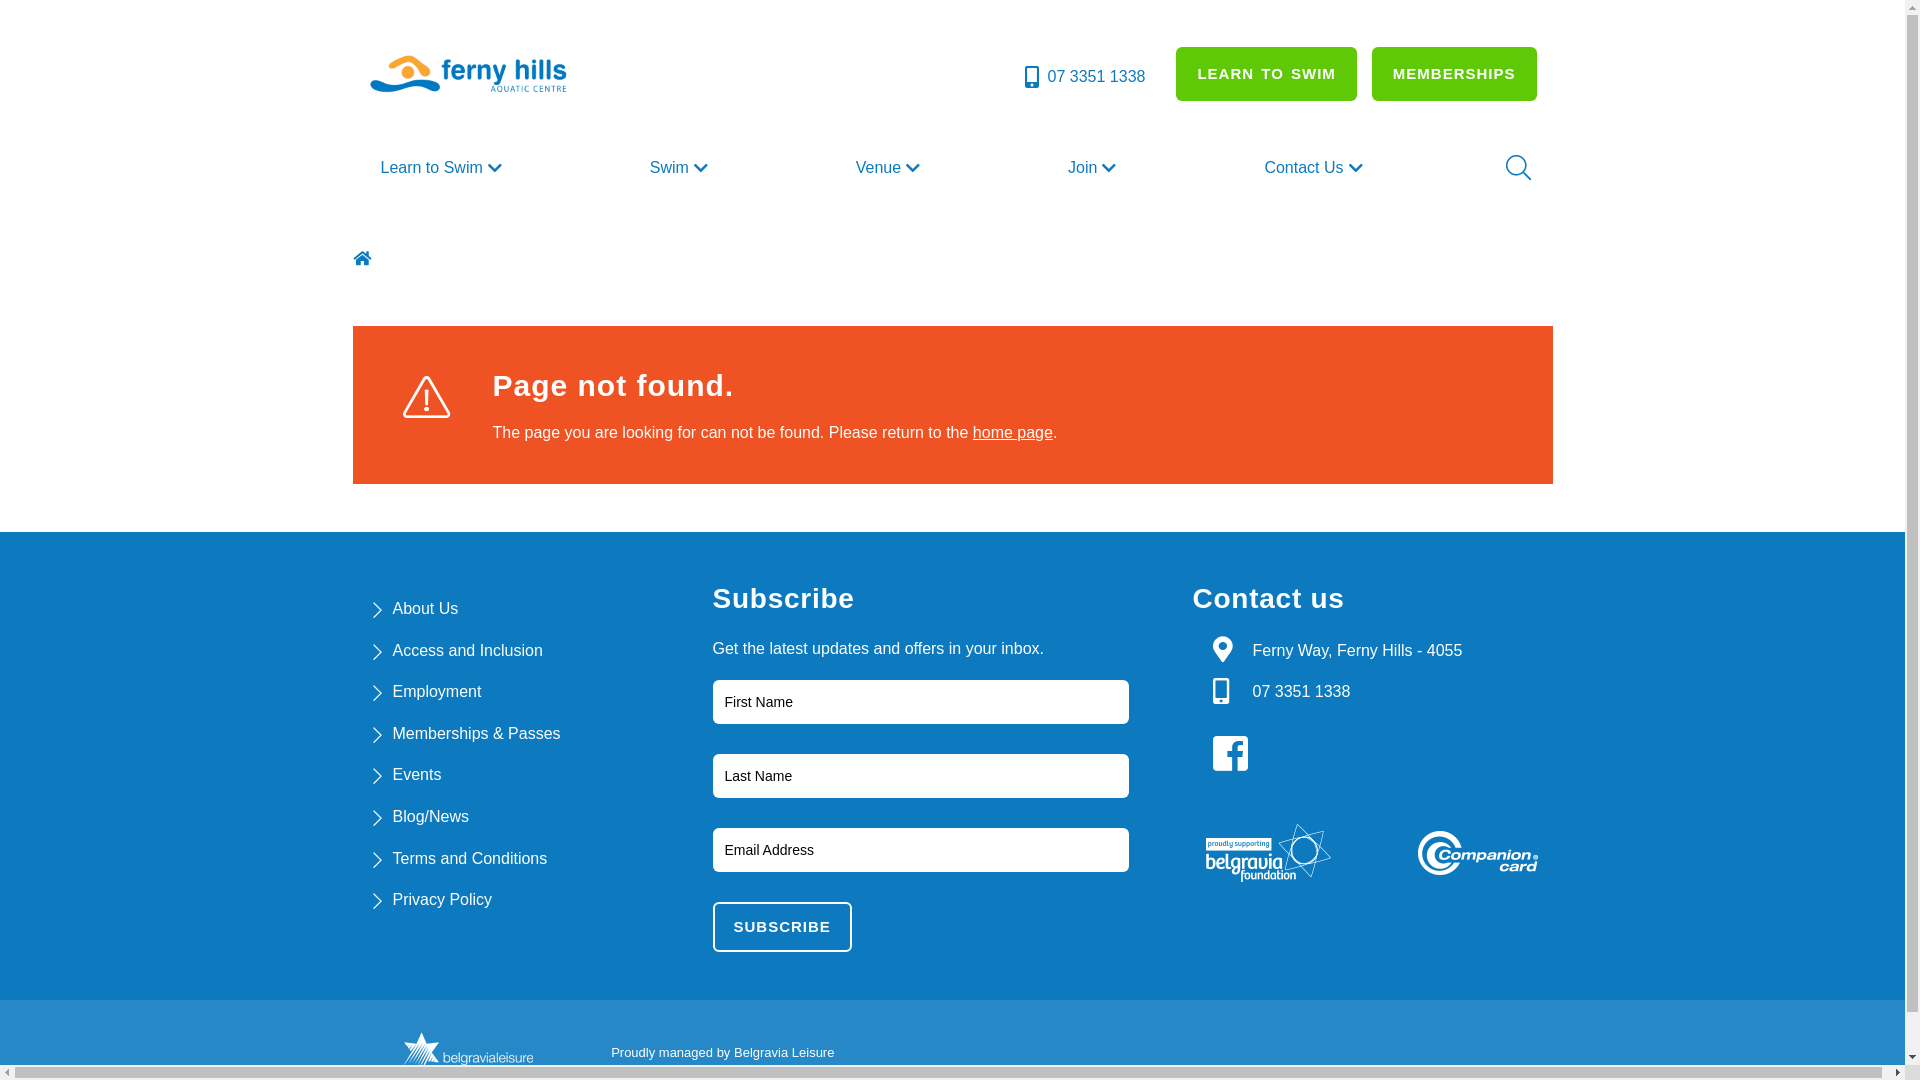 Image resolution: width=1920 pixels, height=1080 pixels. I want to click on 'Terms and Conditions', so click(468, 857).